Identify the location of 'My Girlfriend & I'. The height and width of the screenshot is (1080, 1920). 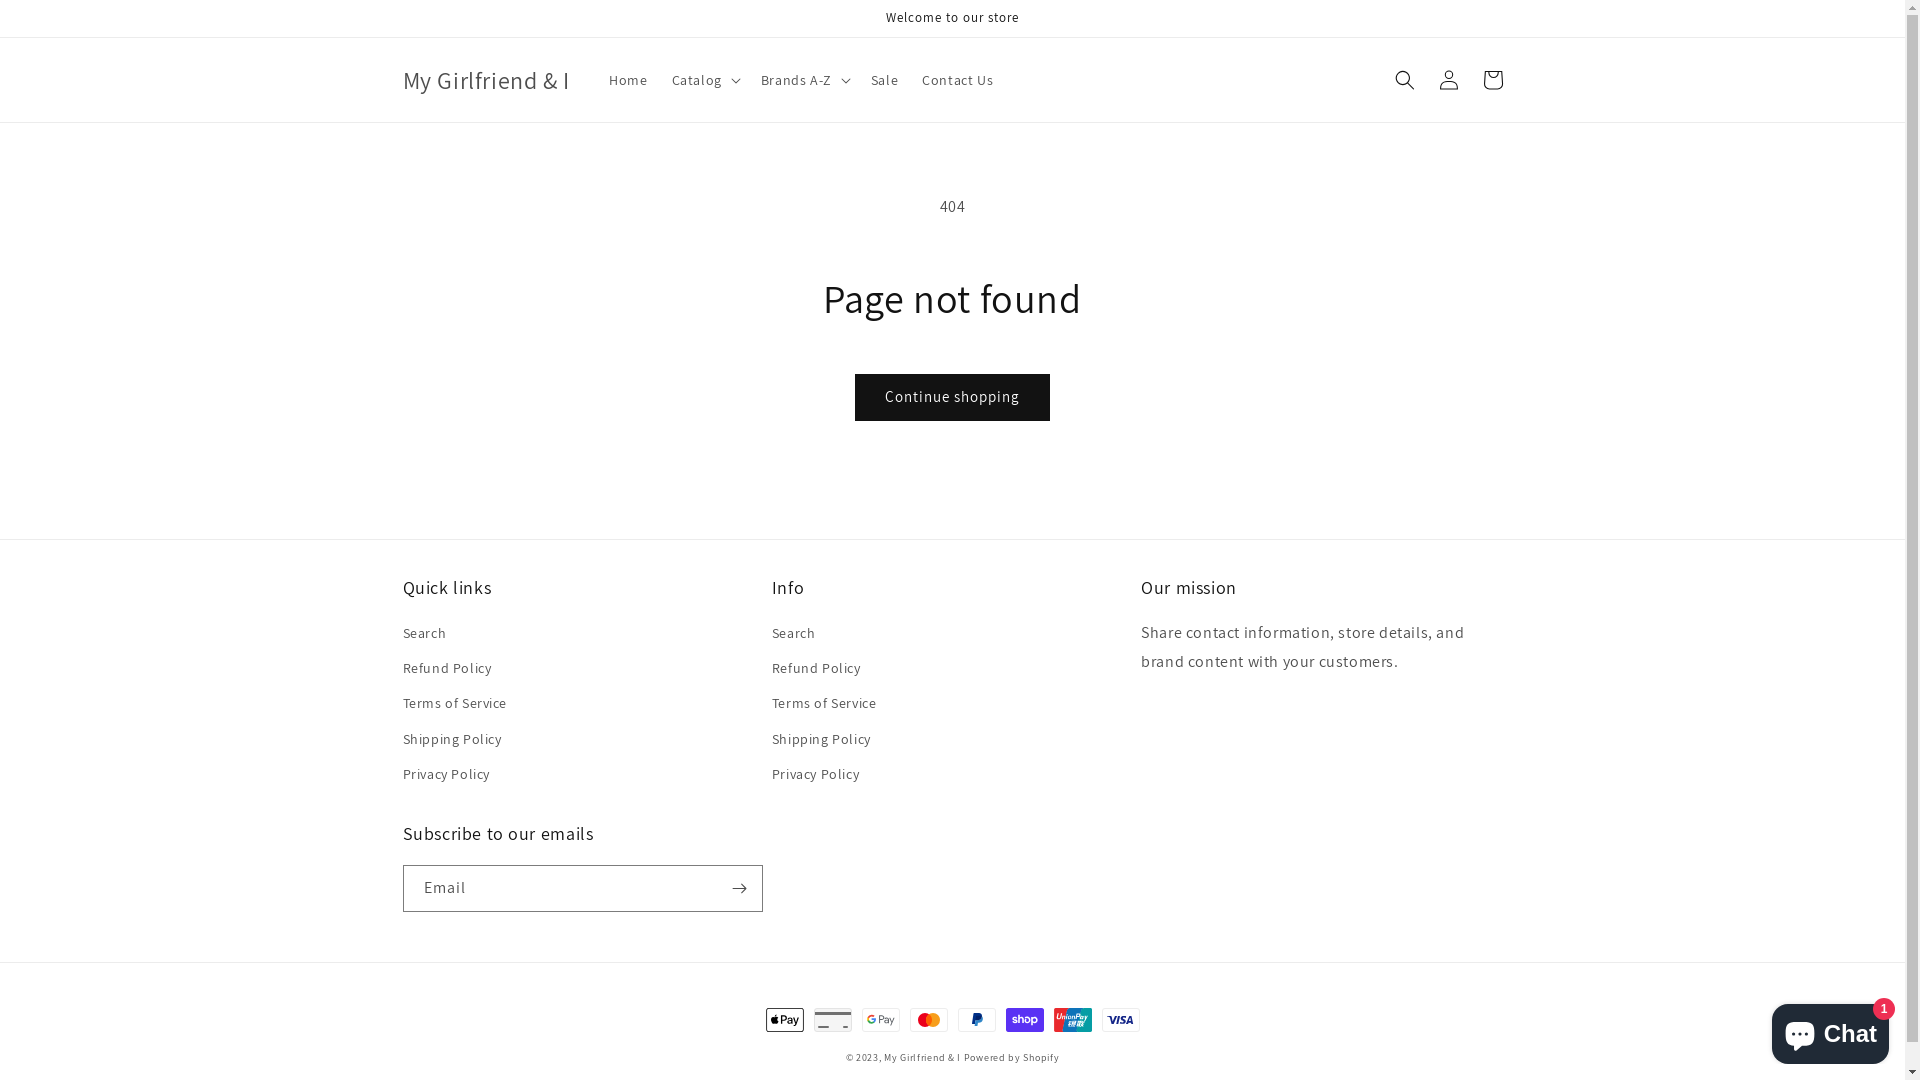
(922, 1056).